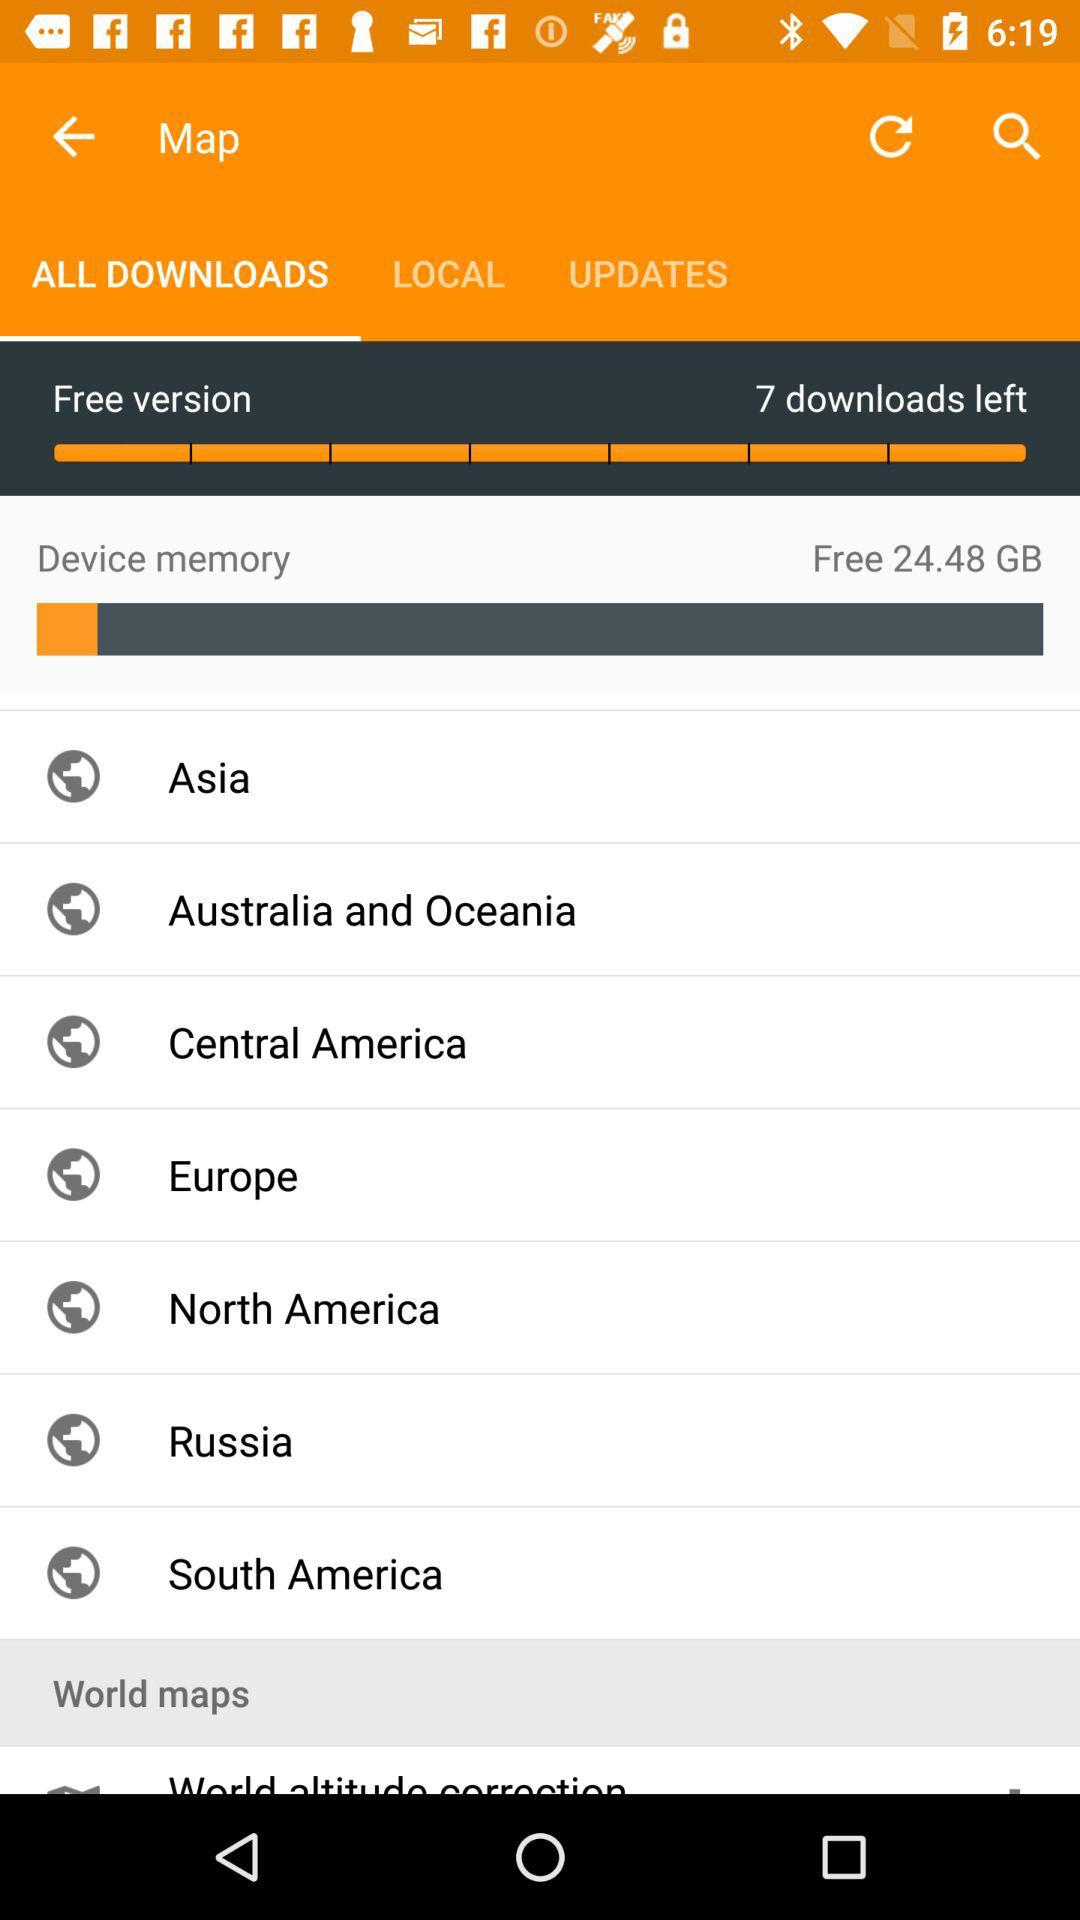  Describe the element at coordinates (180, 272) in the screenshot. I see `item next to local` at that location.